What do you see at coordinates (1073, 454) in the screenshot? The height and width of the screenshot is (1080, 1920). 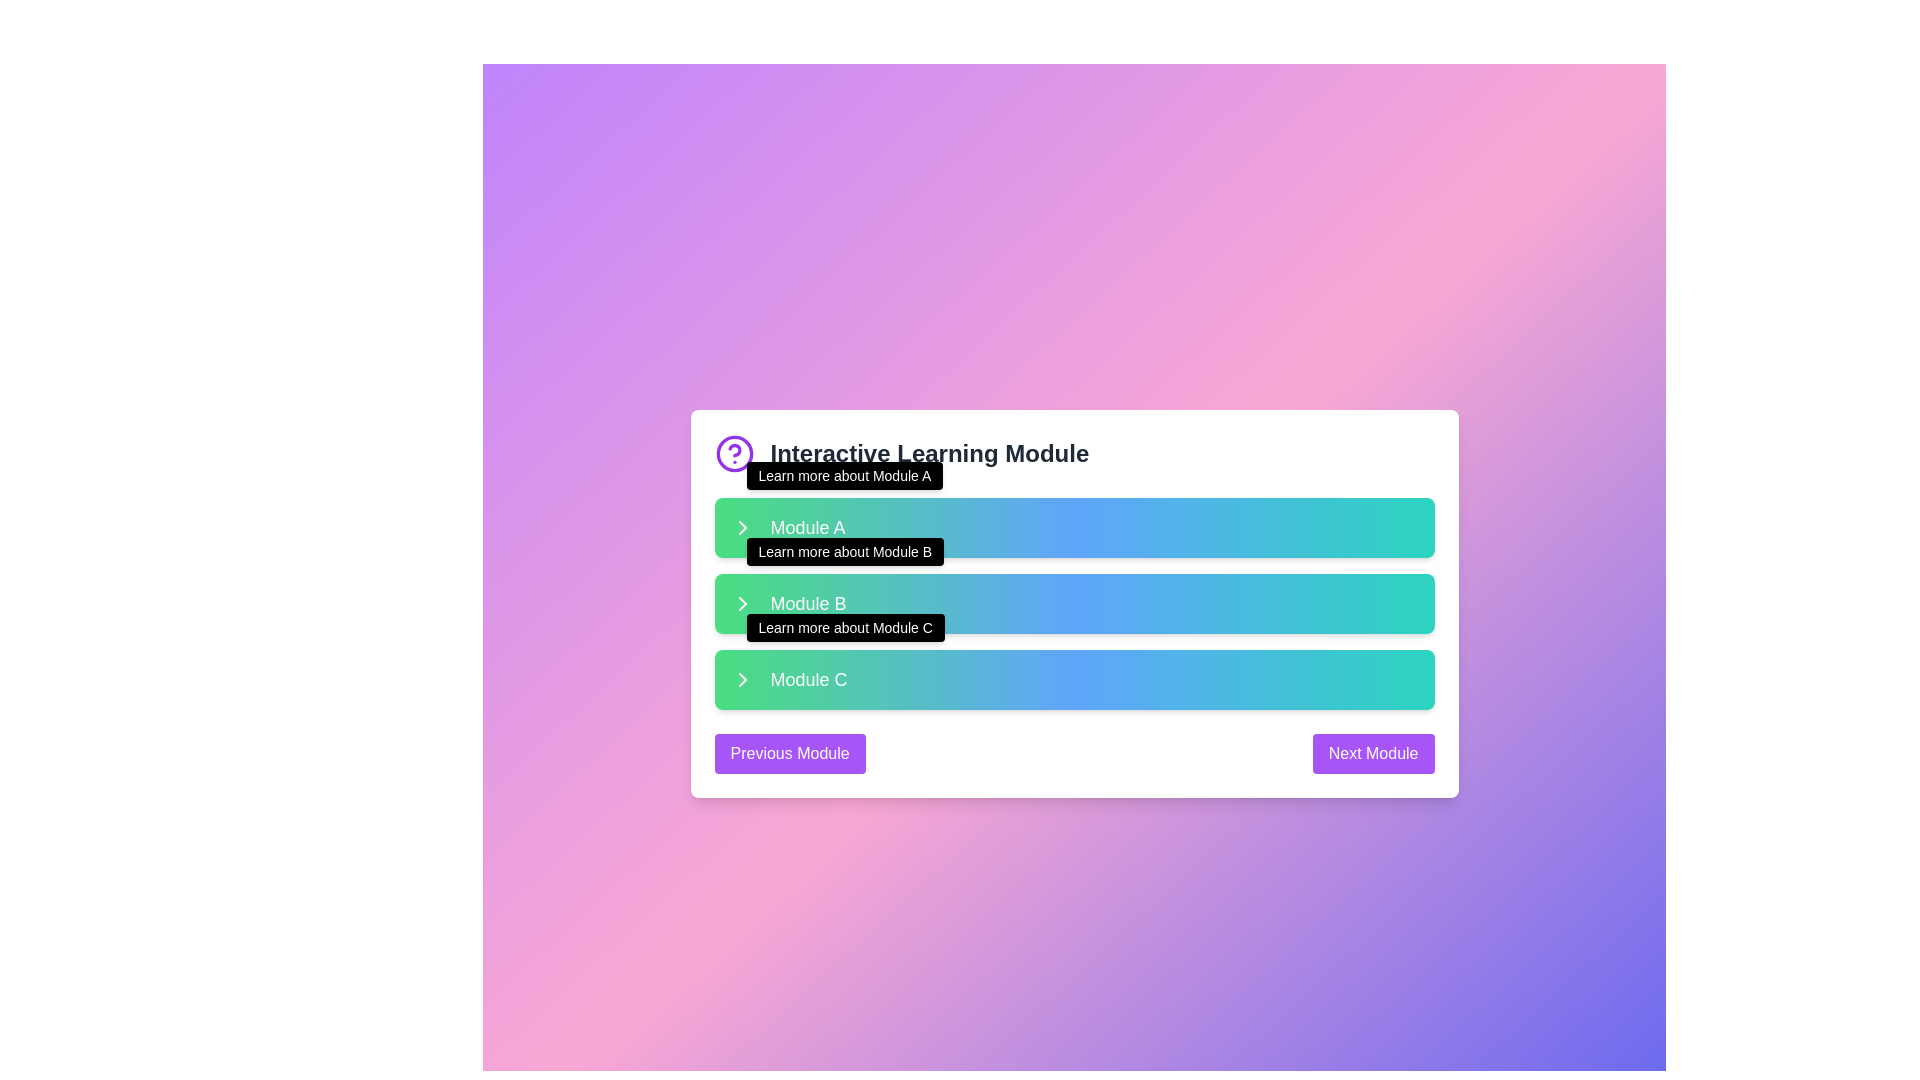 I see `the header text 'Interactive Learning Module'` at bounding box center [1073, 454].